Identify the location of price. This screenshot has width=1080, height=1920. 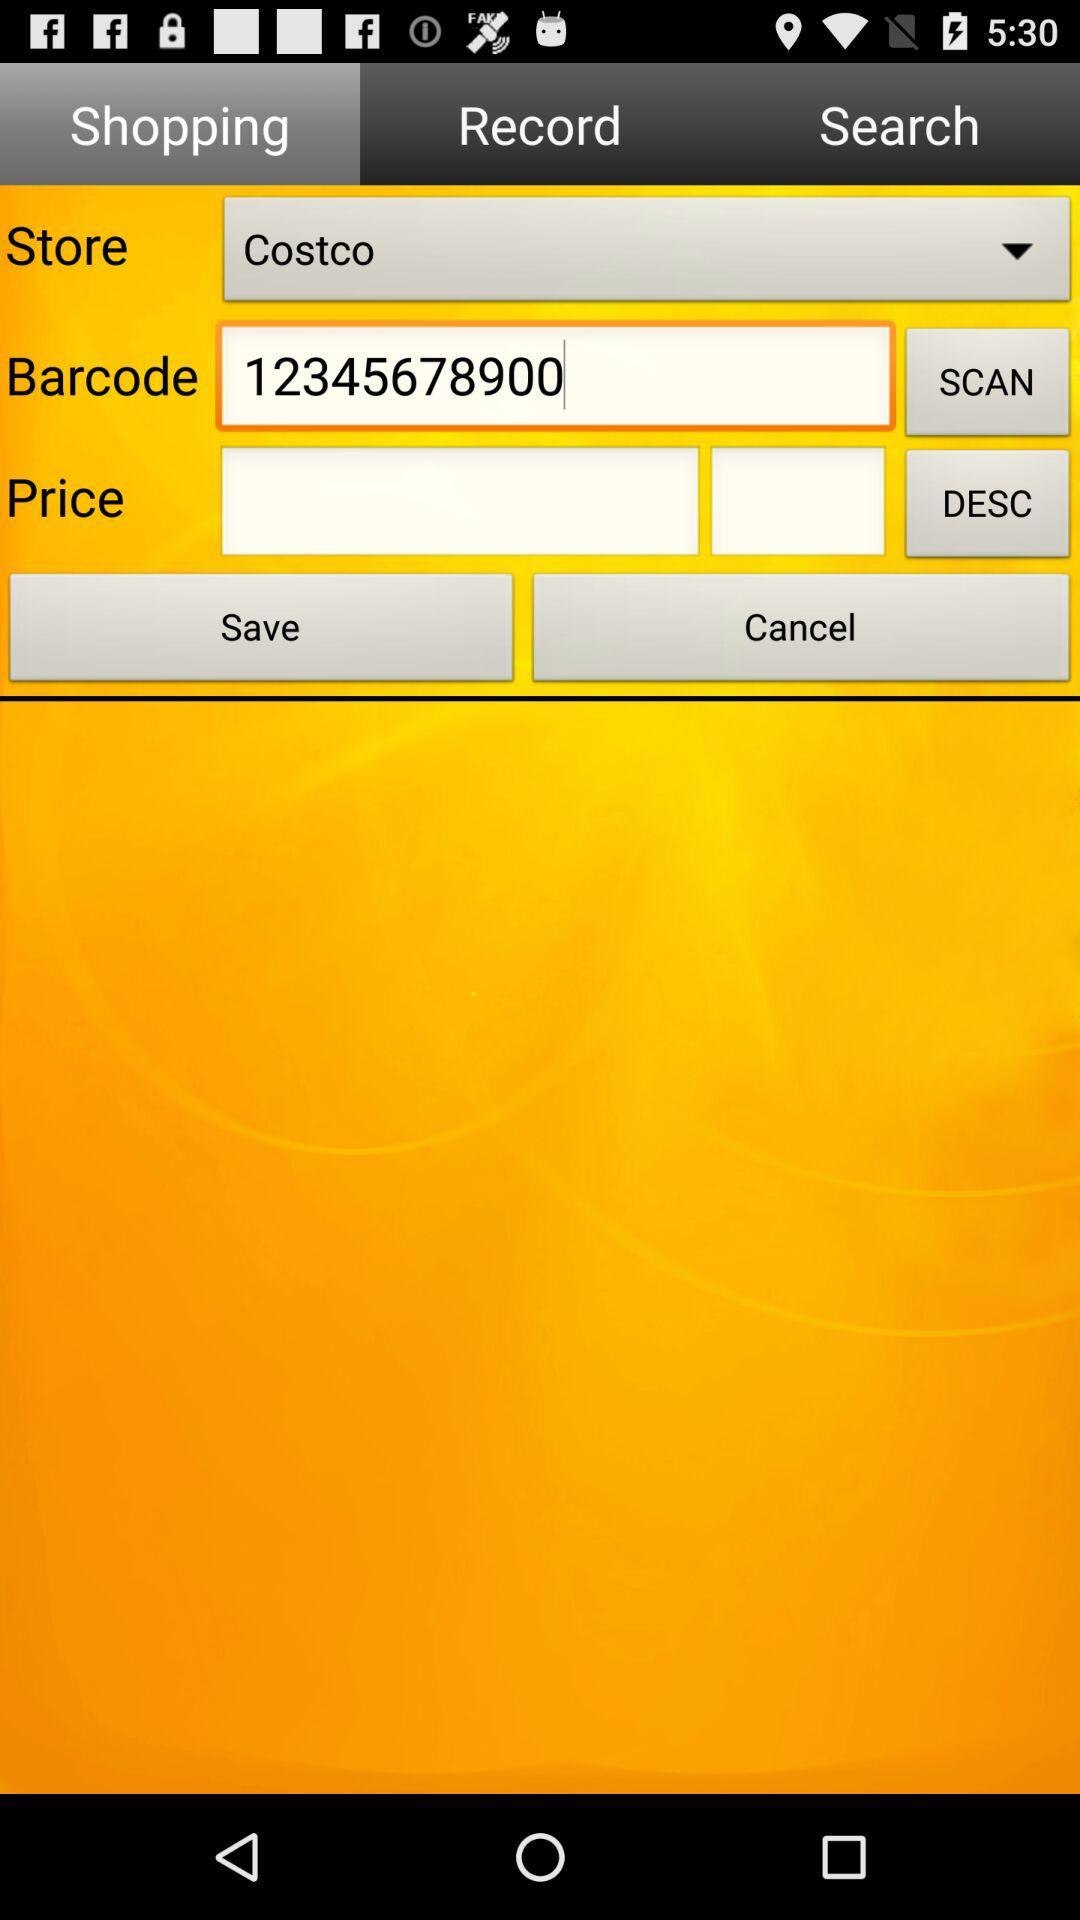
(460, 507).